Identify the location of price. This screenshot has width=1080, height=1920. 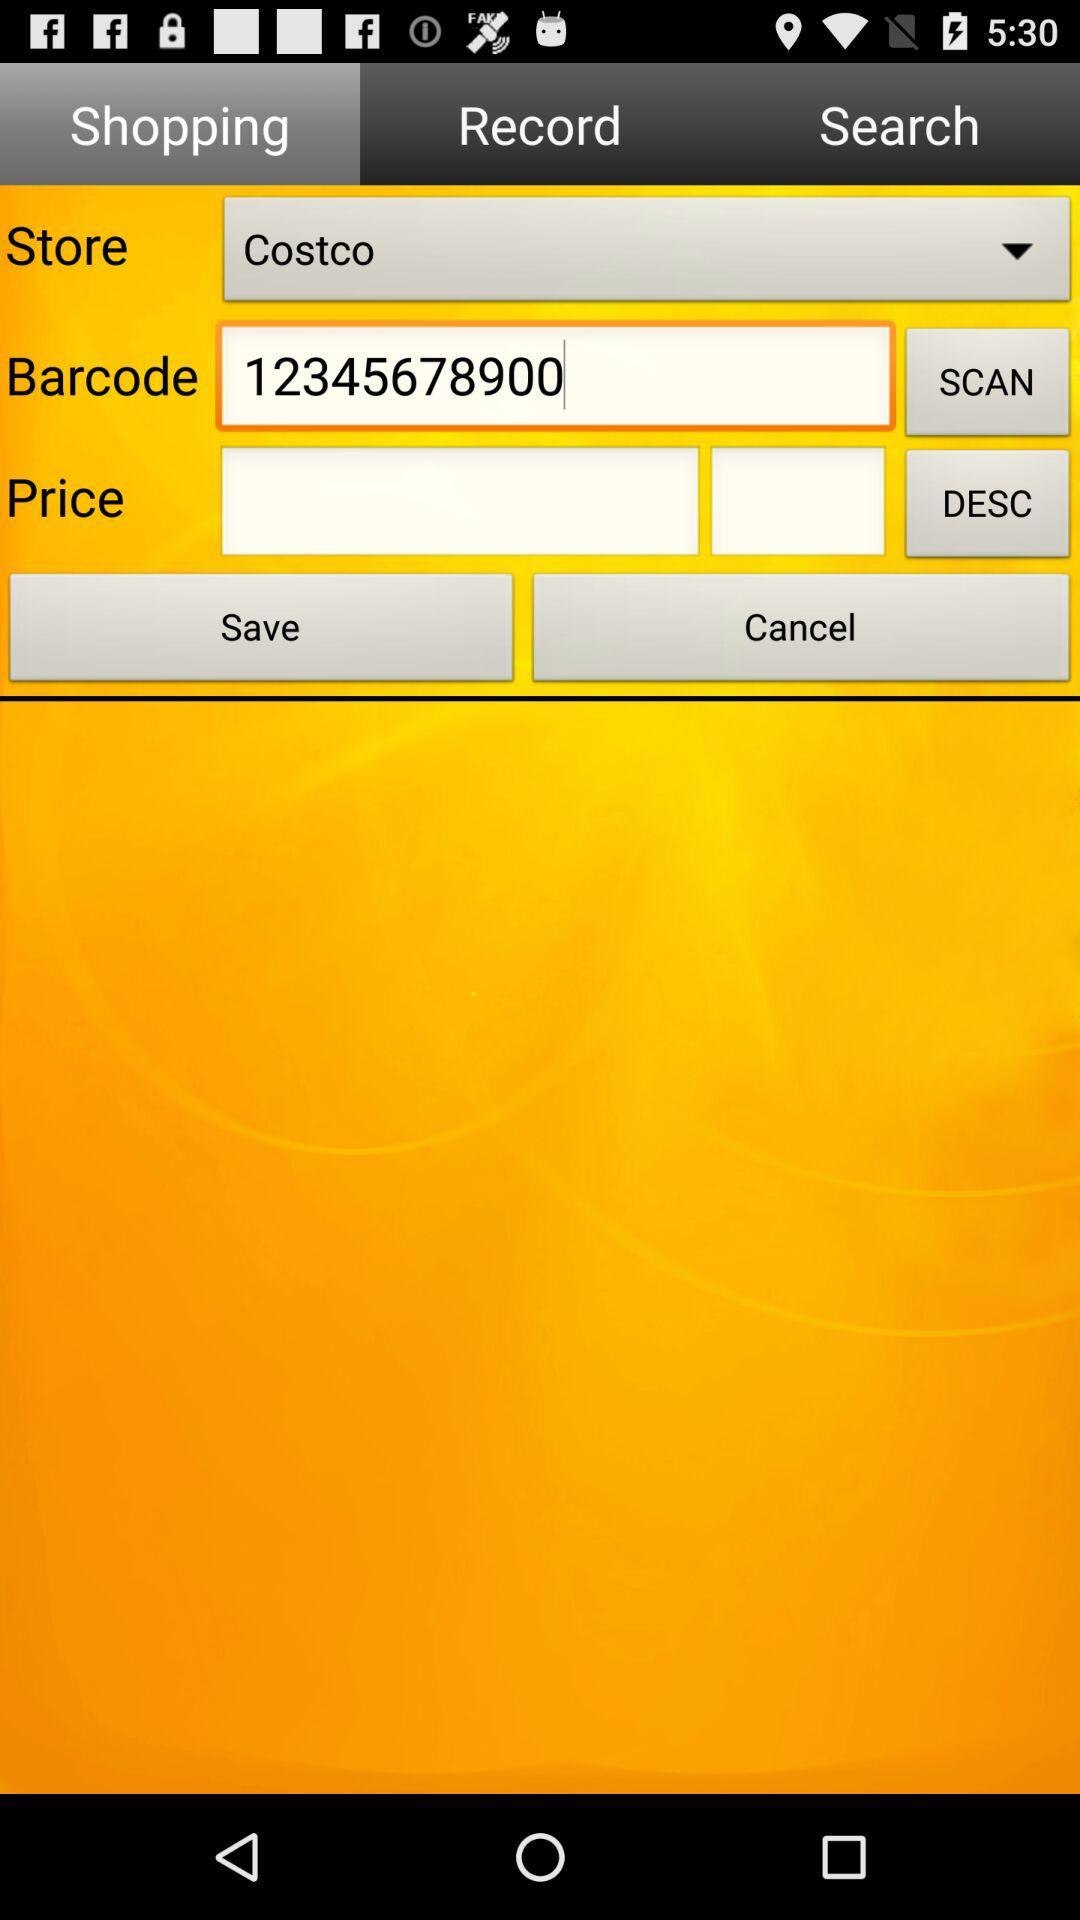
(460, 507).